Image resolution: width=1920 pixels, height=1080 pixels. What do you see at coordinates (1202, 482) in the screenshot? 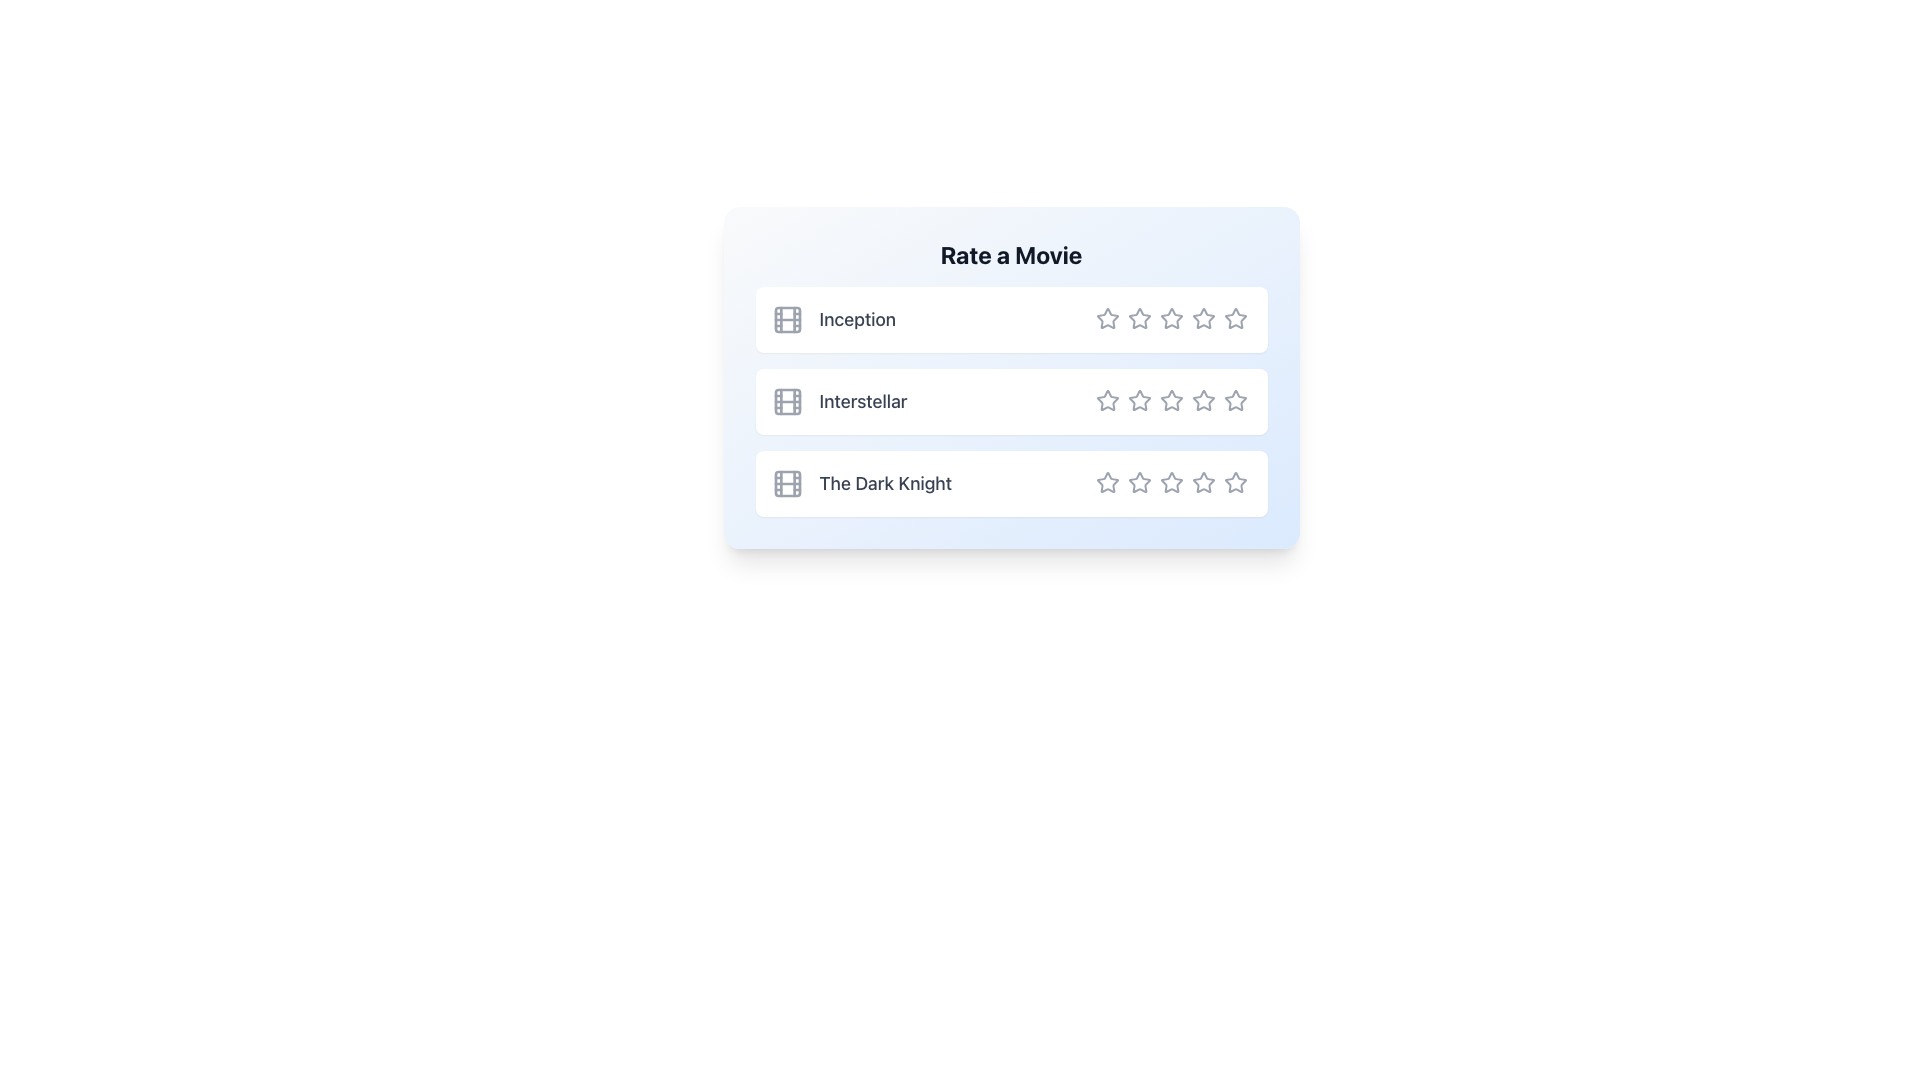
I see `on the fourth star icon in the five-star rating system for 'The Dark Knight'` at bounding box center [1202, 482].